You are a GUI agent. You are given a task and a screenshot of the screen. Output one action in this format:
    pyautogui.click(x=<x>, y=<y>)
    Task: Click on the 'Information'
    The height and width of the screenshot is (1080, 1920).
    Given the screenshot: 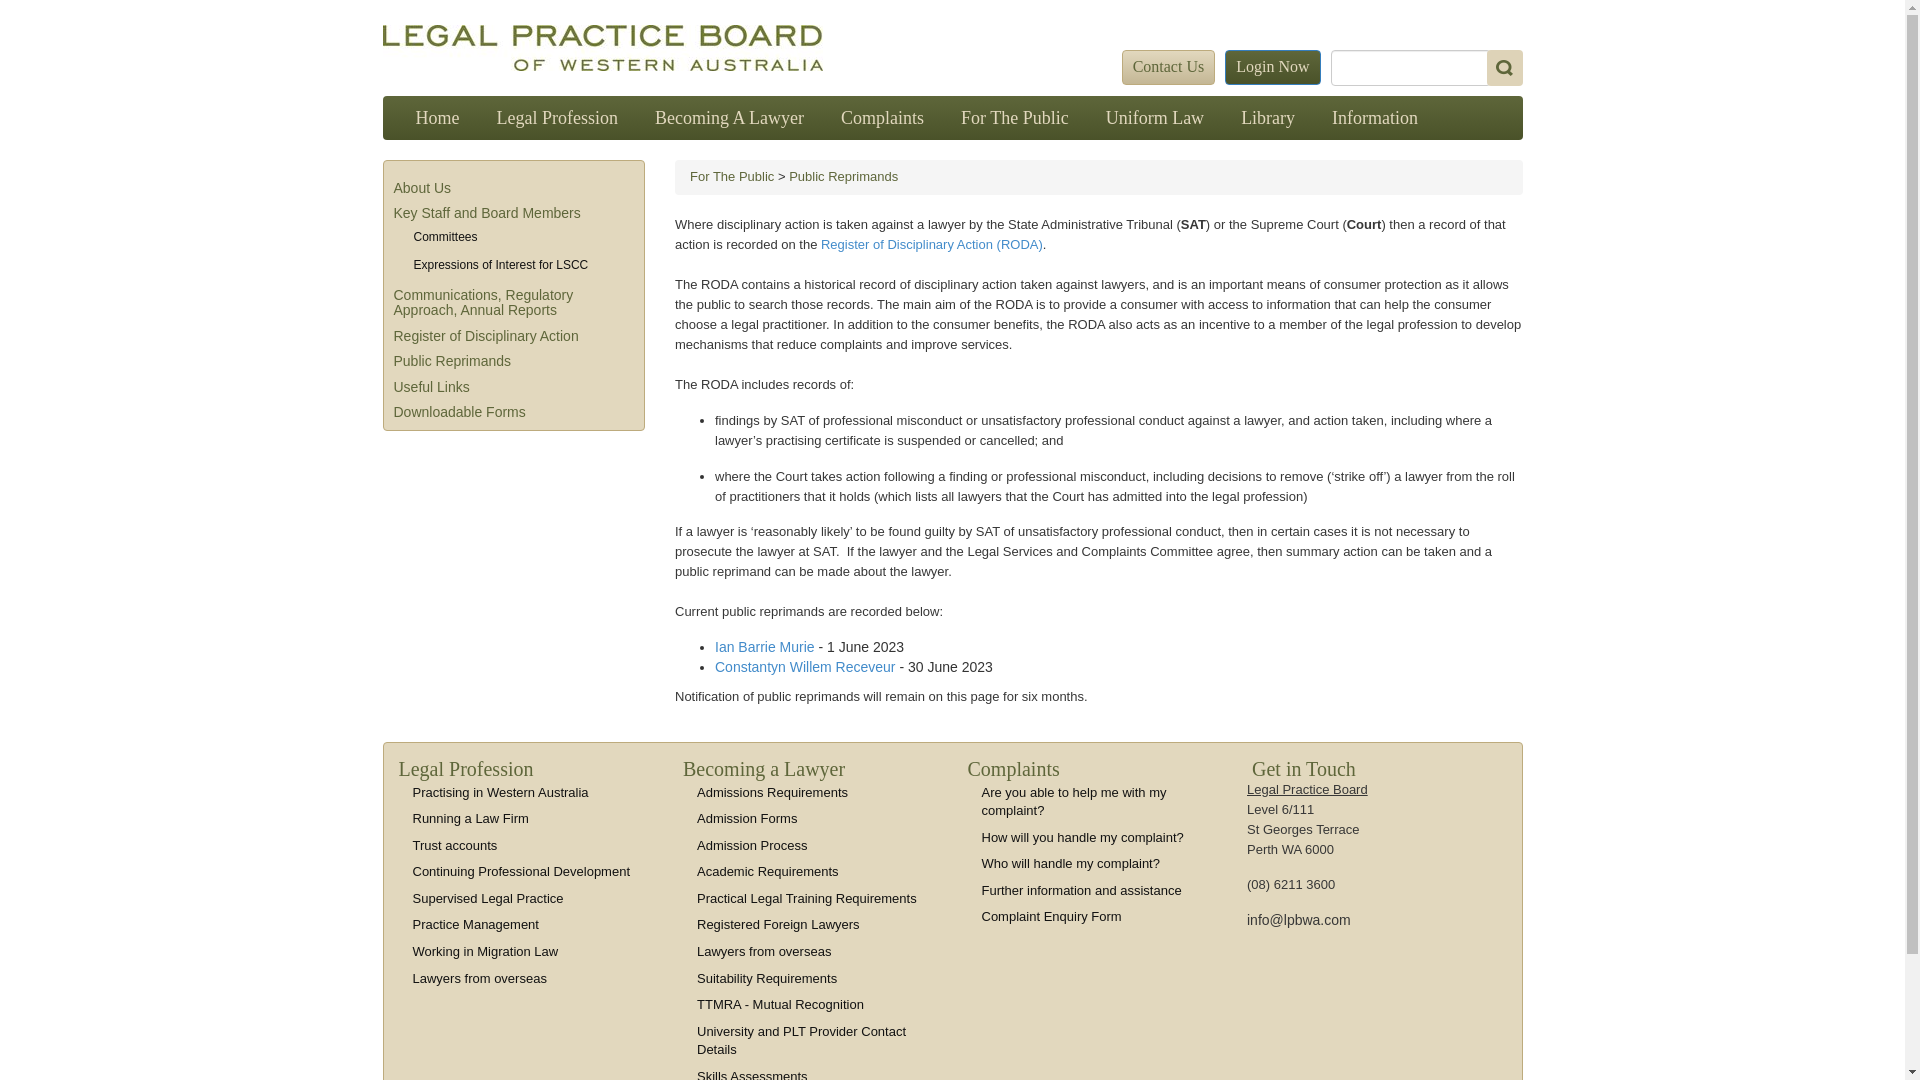 What is the action you would take?
    pyautogui.click(x=1373, y=118)
    